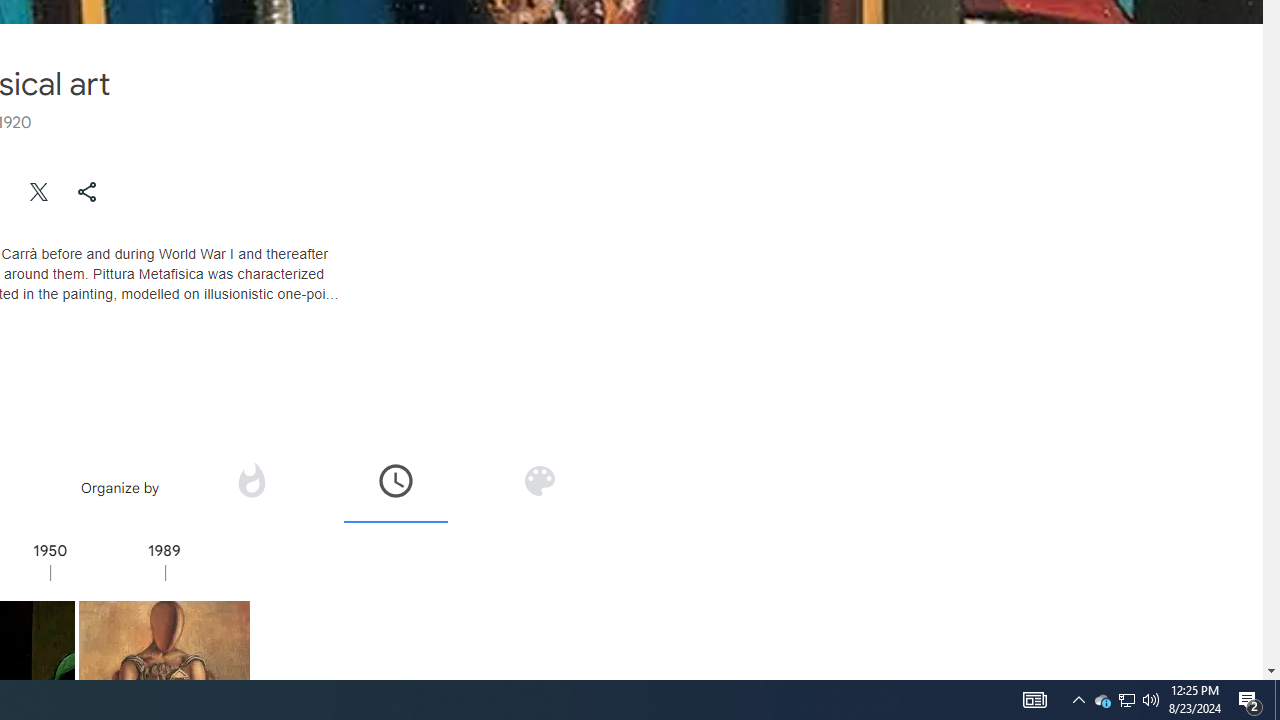 Image resolution: width=1280 pixels, height=720 pixels. I want to click on 'Organize by time', so click(395, 487).